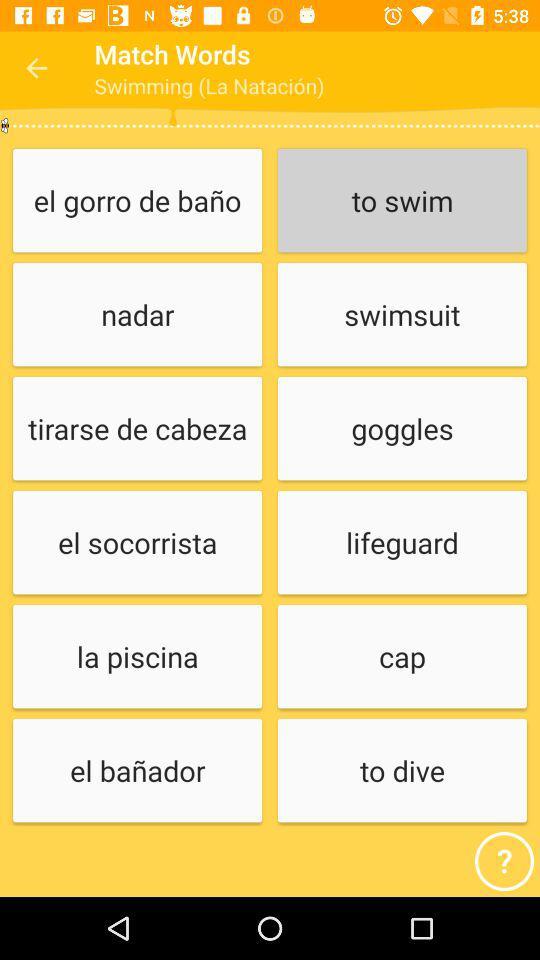 This screenshot has height=960, width=540. I want to click on the item below the el socorrista, so click(136, 656).